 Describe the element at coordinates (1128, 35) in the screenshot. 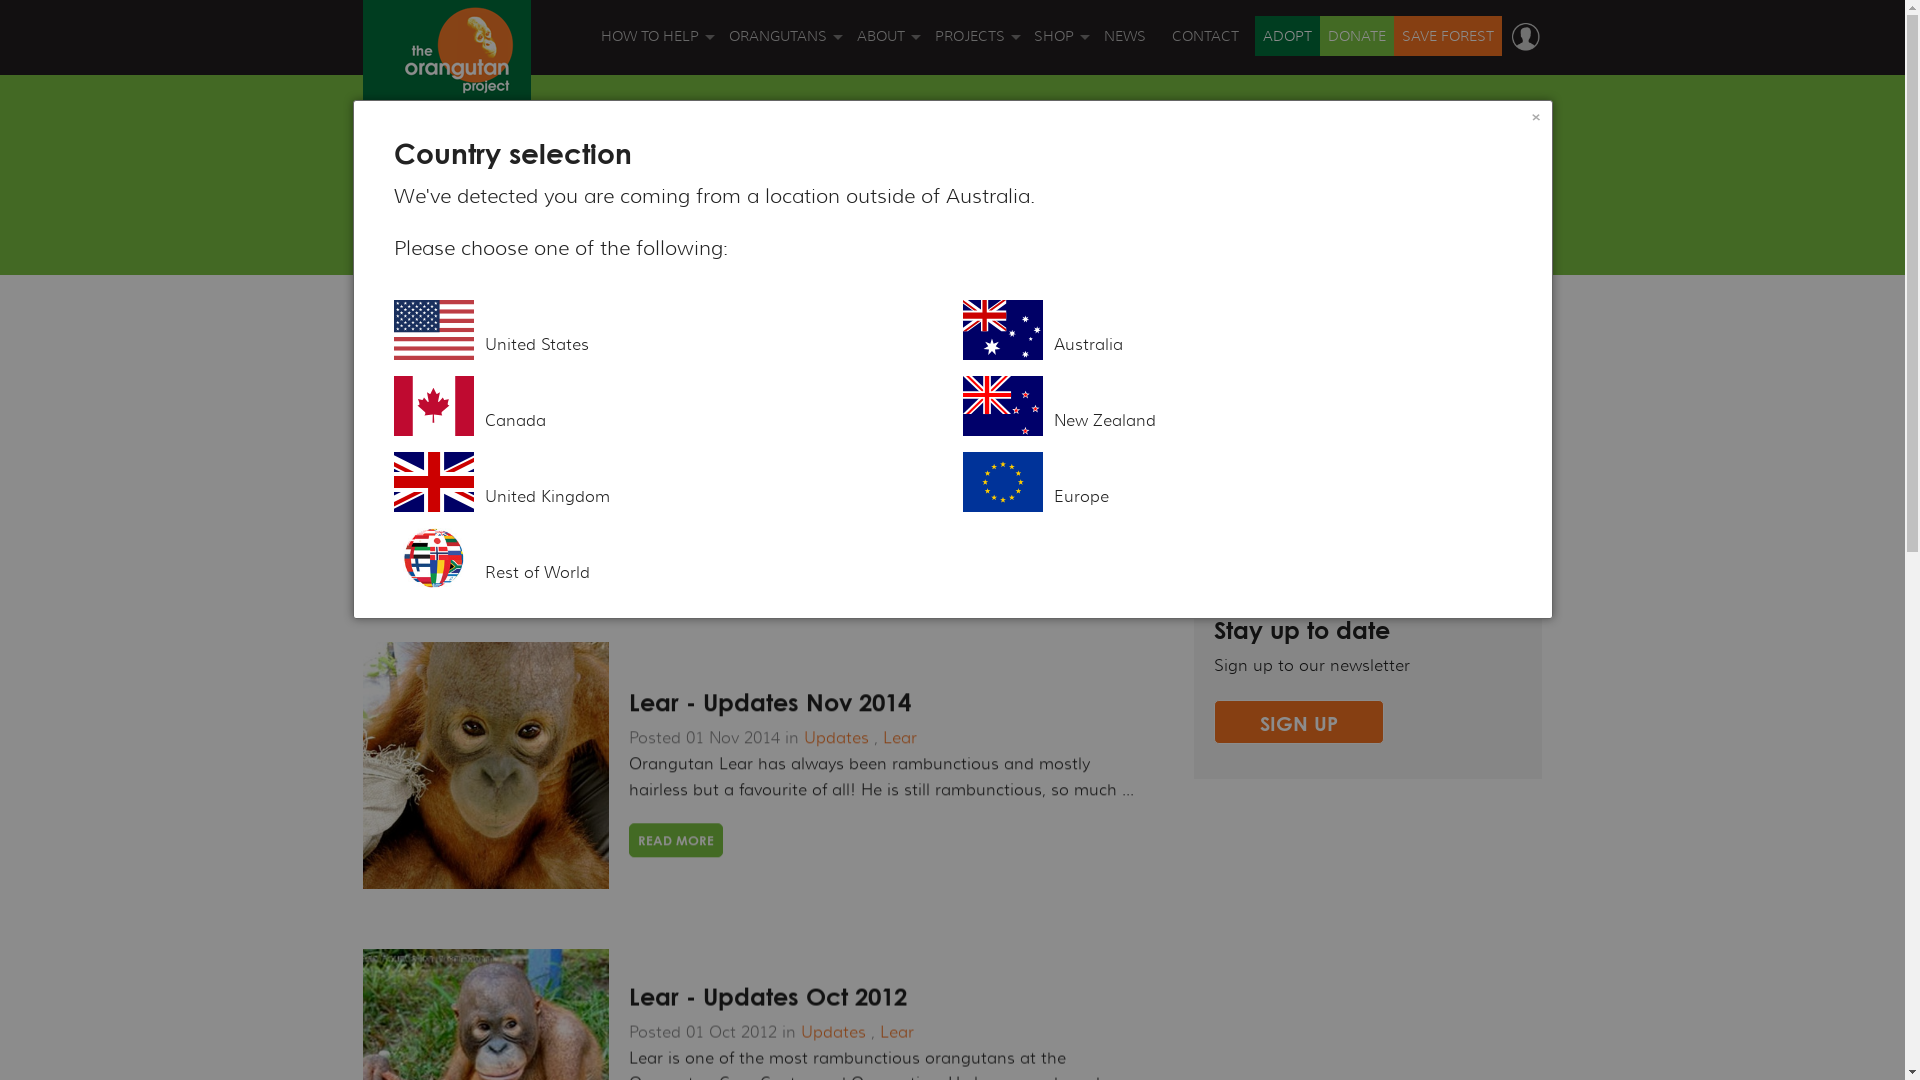

I see `'NEWS'` at that location.